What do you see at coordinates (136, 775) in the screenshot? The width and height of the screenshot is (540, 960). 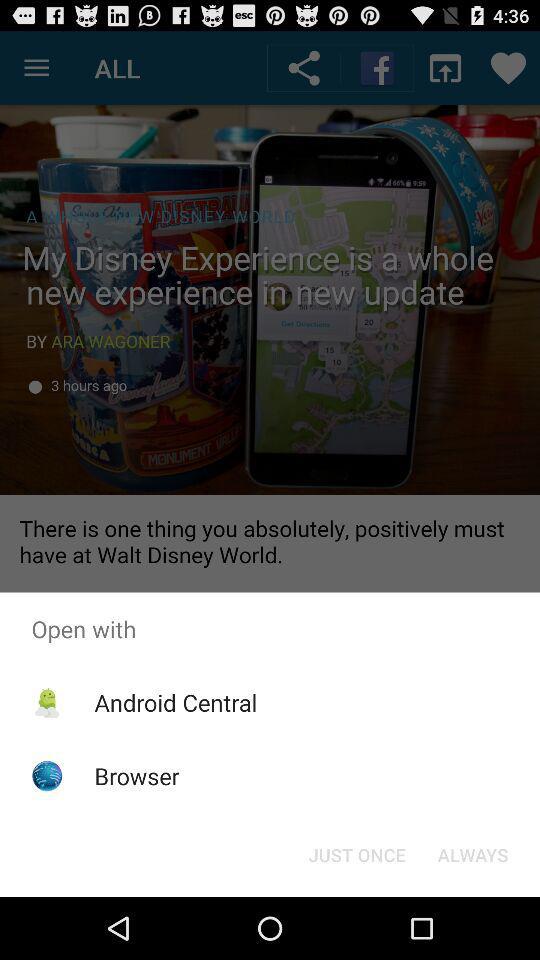 I see `browser icon` at bounding box center [136, 775].